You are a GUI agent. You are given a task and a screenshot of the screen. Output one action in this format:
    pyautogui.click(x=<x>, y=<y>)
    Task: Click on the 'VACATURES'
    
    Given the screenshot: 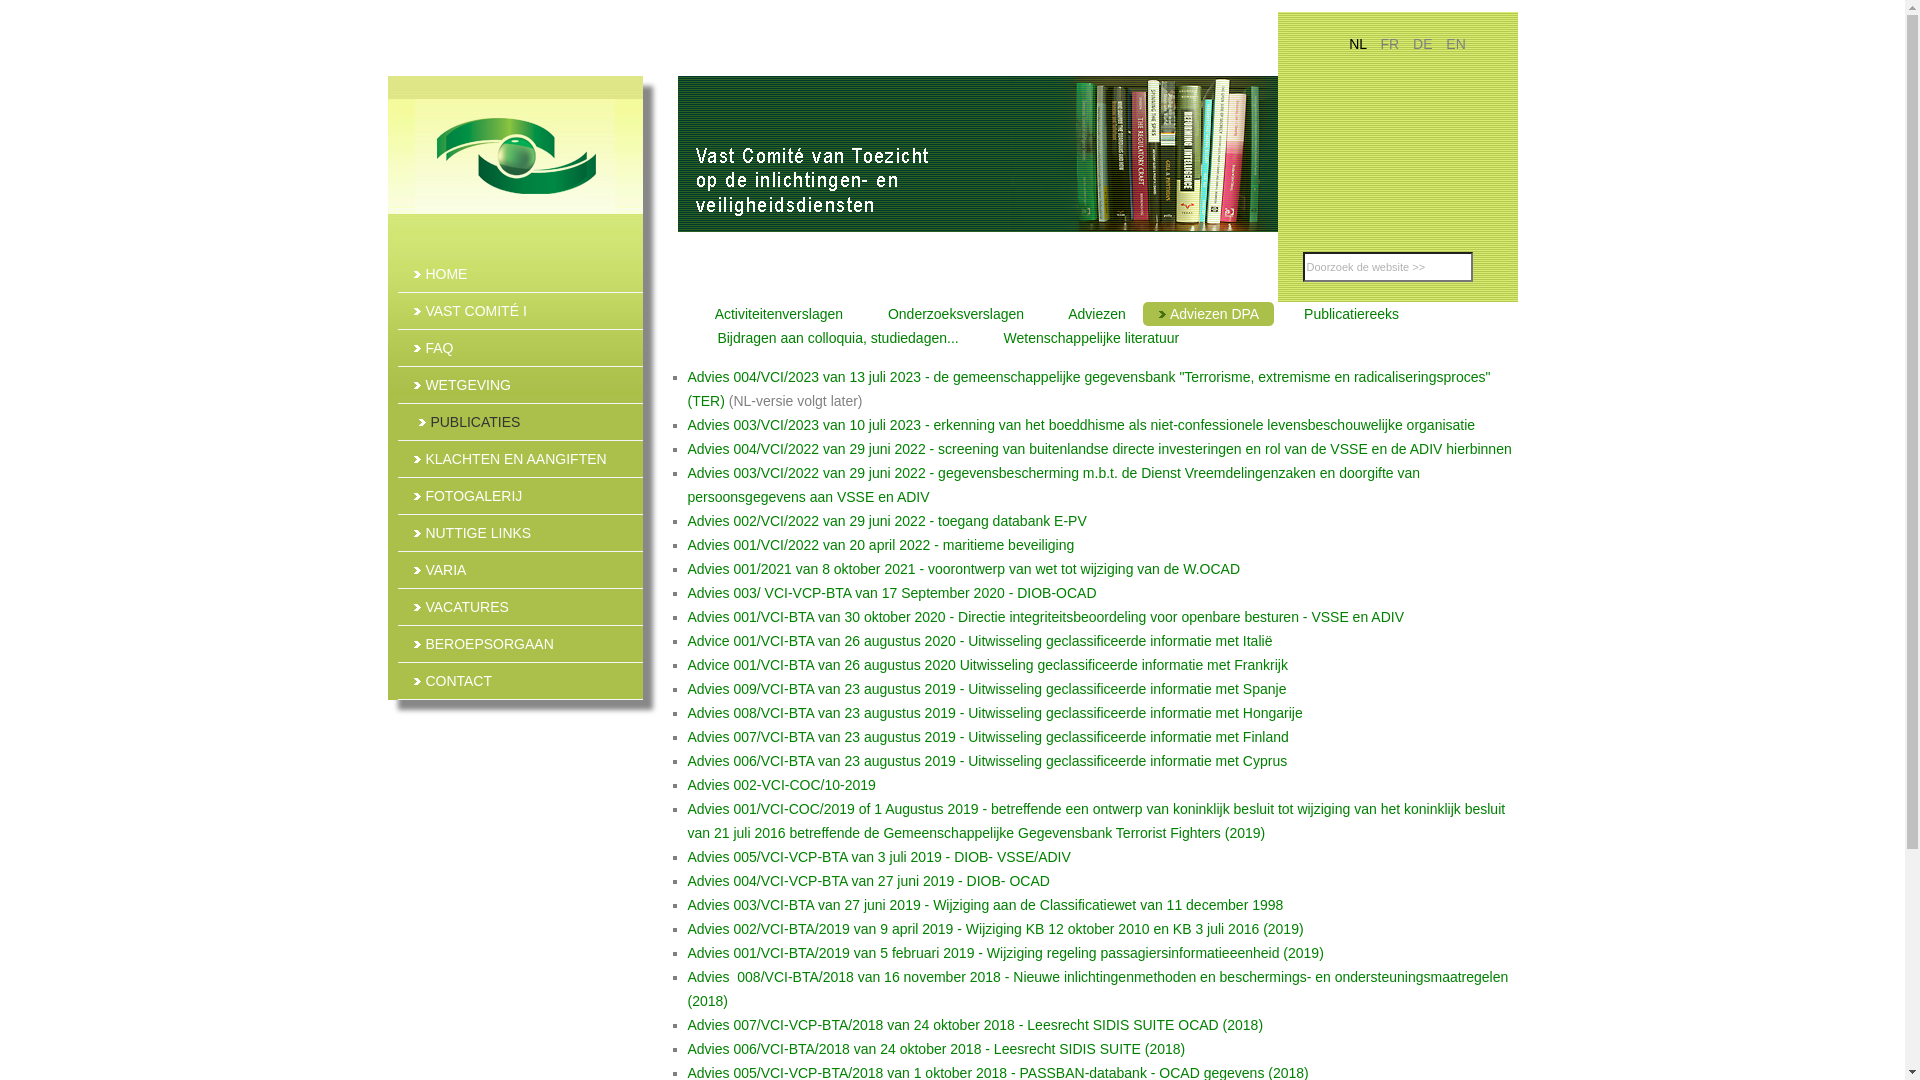 What is the action you would take?
    pyautogui.click(x=520, y=605)
    